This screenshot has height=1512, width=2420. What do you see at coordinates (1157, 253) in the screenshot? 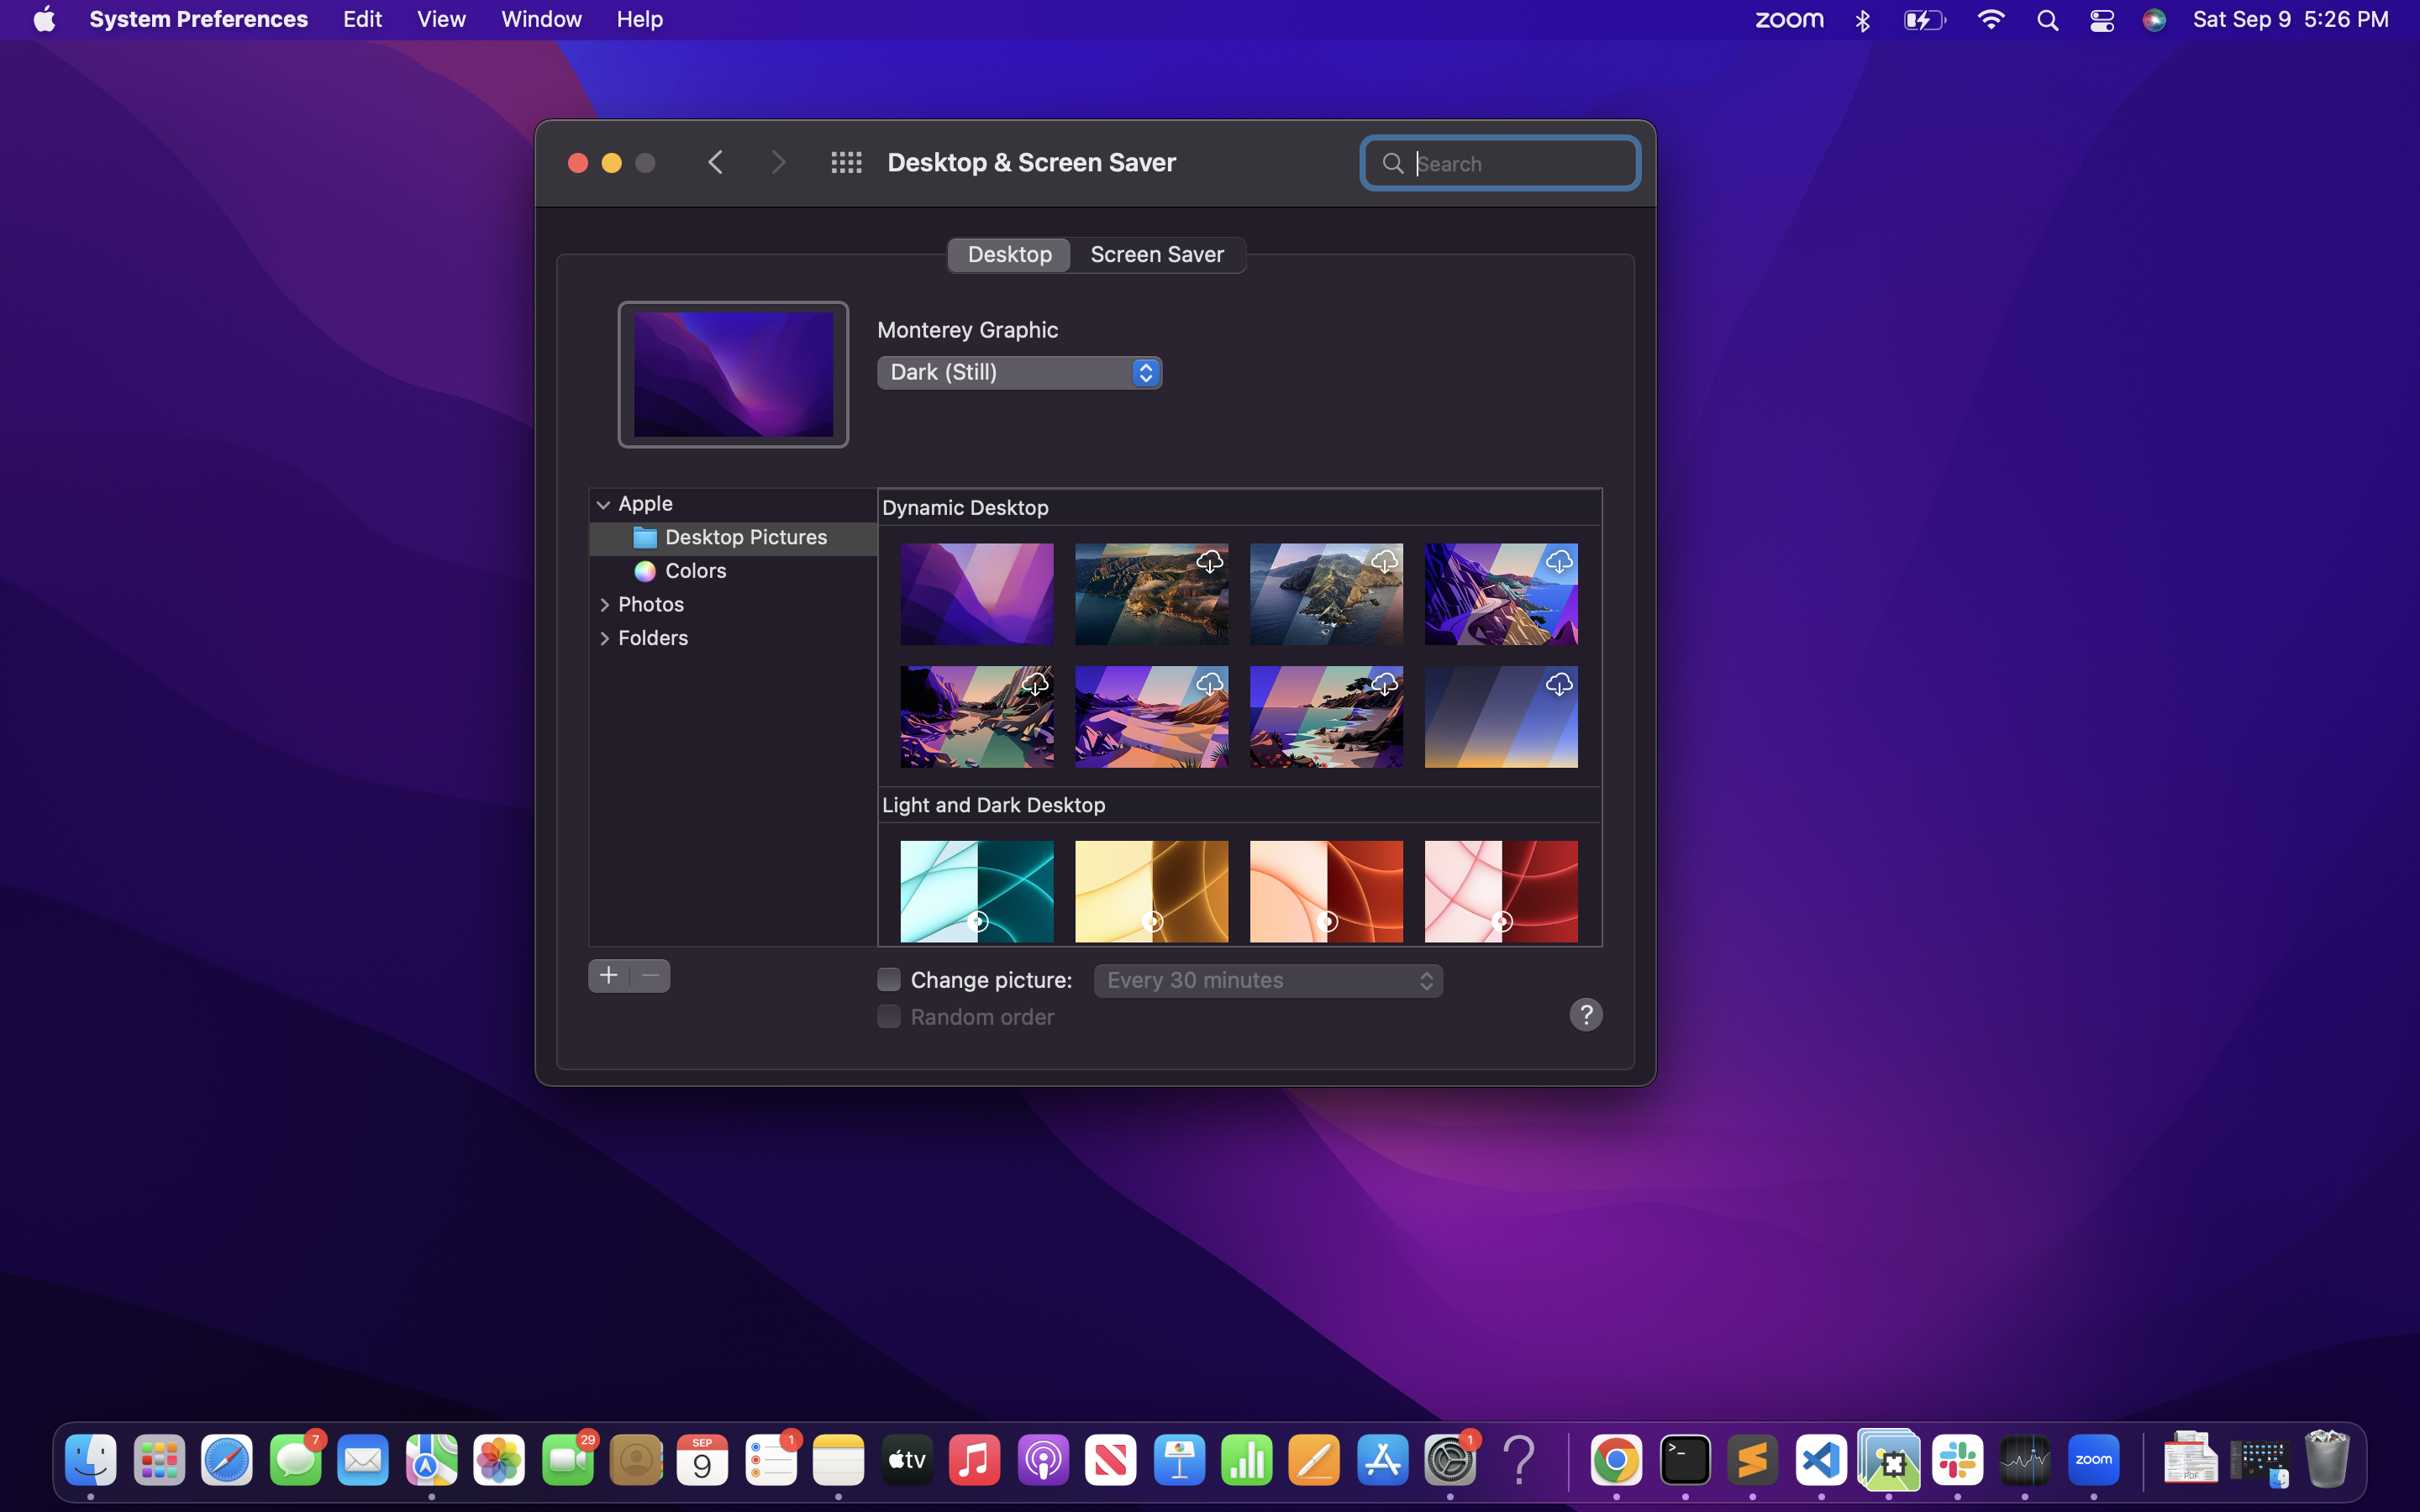
I see `the screen saver tab in the settings` at bounding box center [1157, 253].